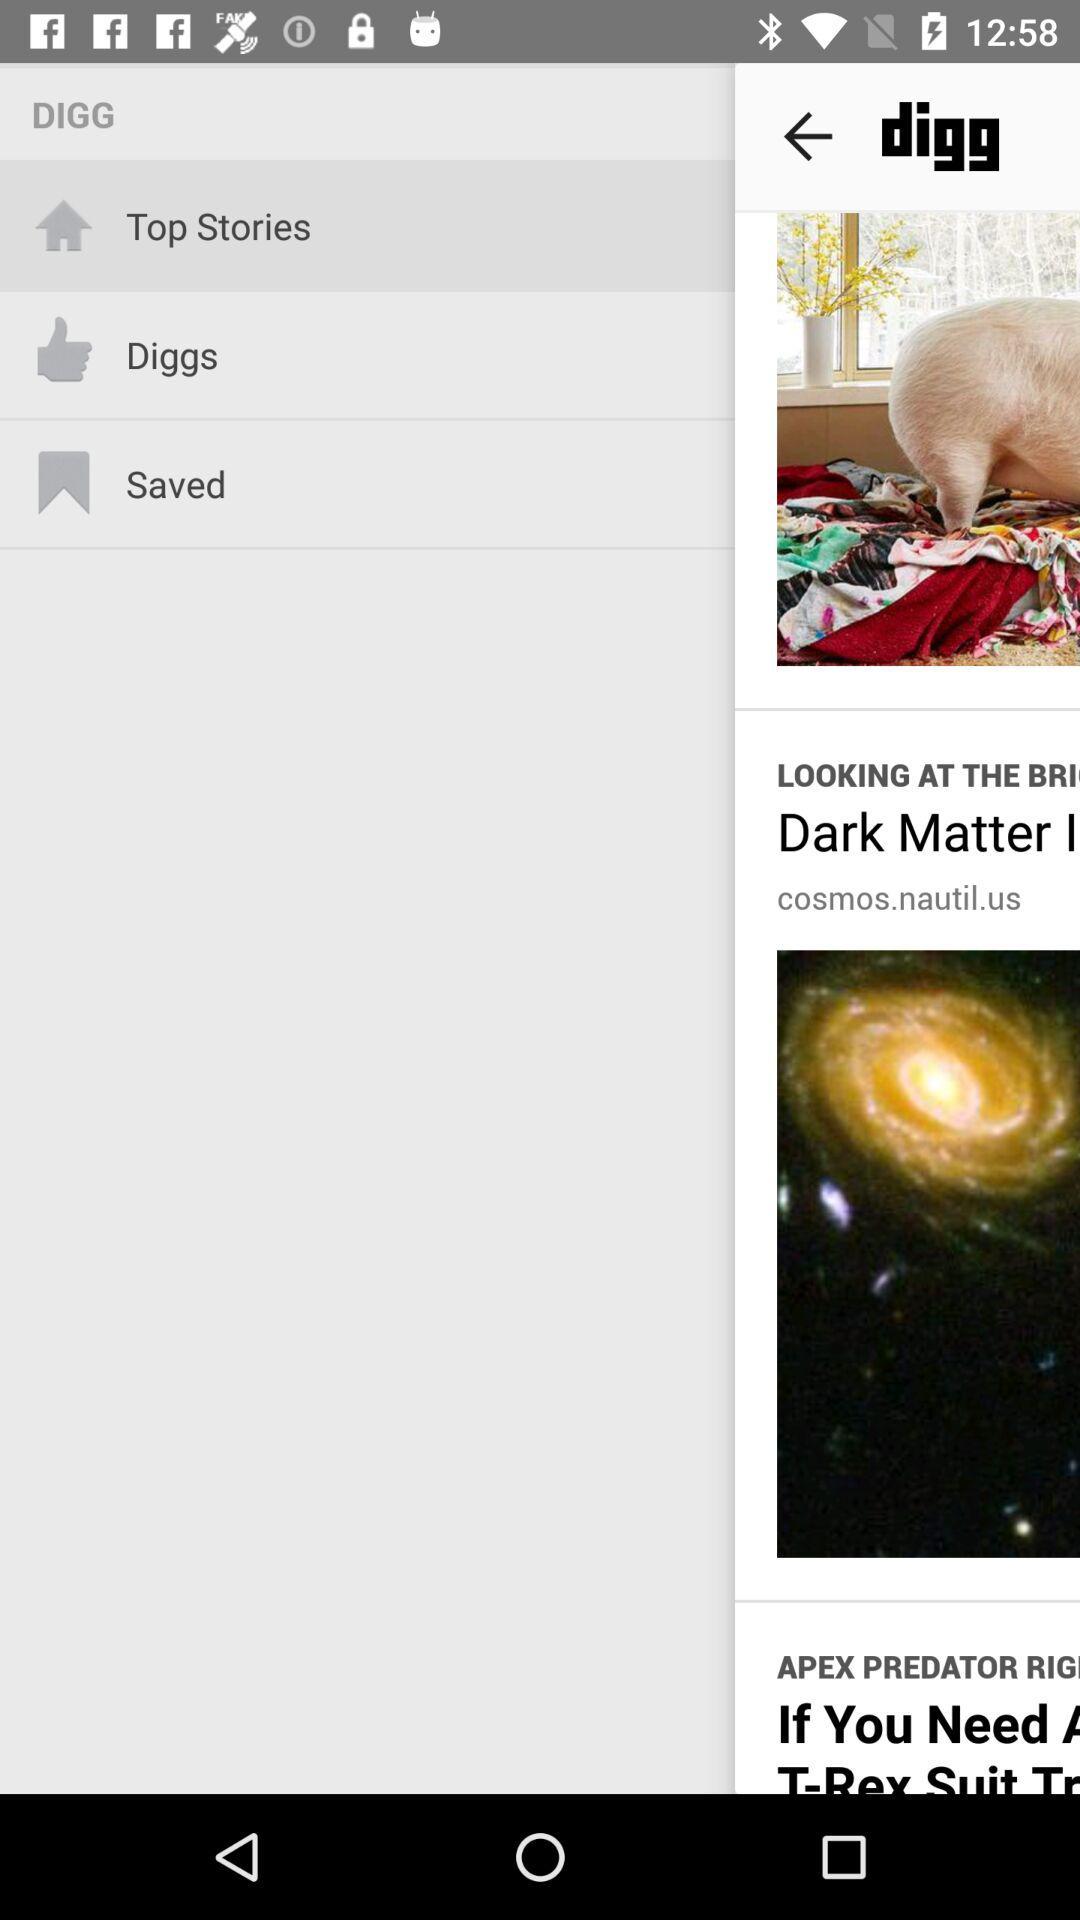 The height and width of the screenshot is (1920, 1080). What do you see at coordinates (928, 773) in the screenshot?
I see `item above the dark matter is icon` at bounding box center [928, 773].